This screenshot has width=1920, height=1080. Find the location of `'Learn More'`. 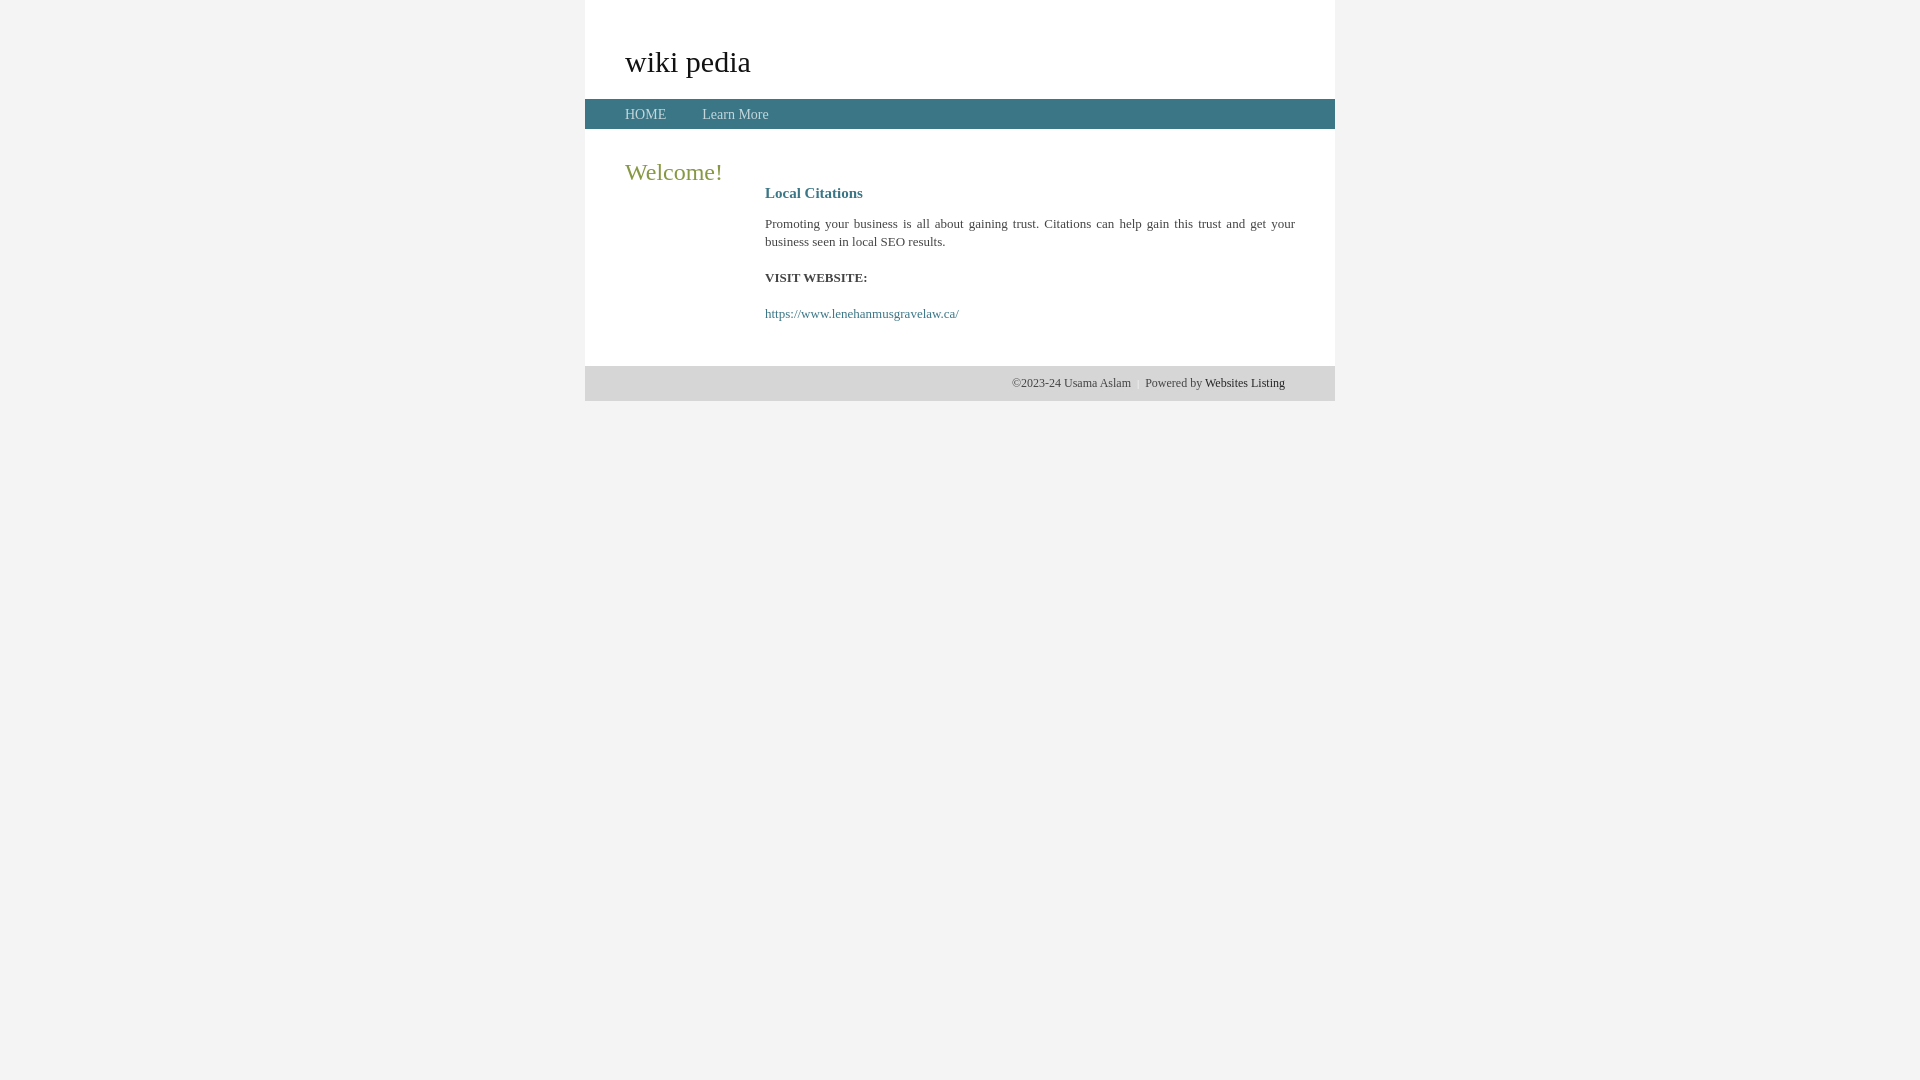

'Learn More' is located at coordinates (733, 114).